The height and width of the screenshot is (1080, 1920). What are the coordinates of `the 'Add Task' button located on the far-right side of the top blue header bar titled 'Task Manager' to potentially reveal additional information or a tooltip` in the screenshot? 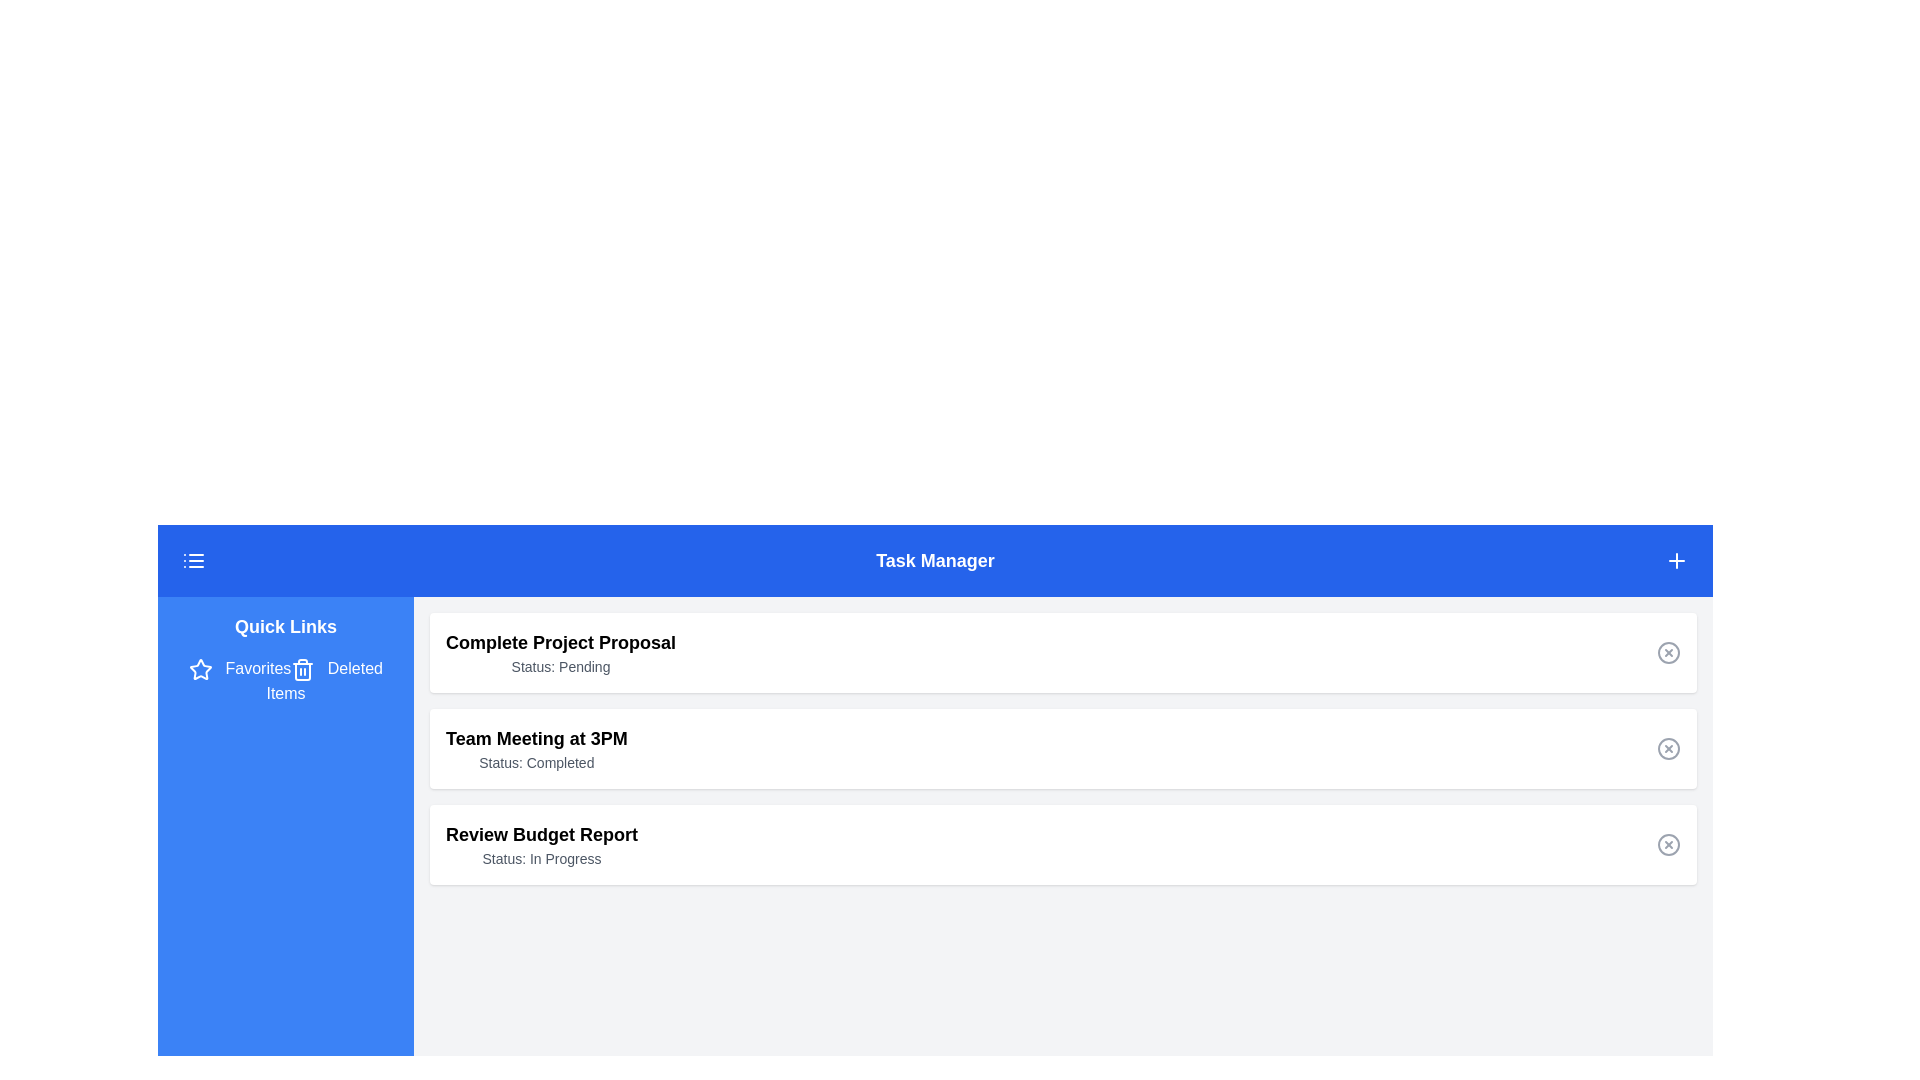 It's located at (1676, 560).